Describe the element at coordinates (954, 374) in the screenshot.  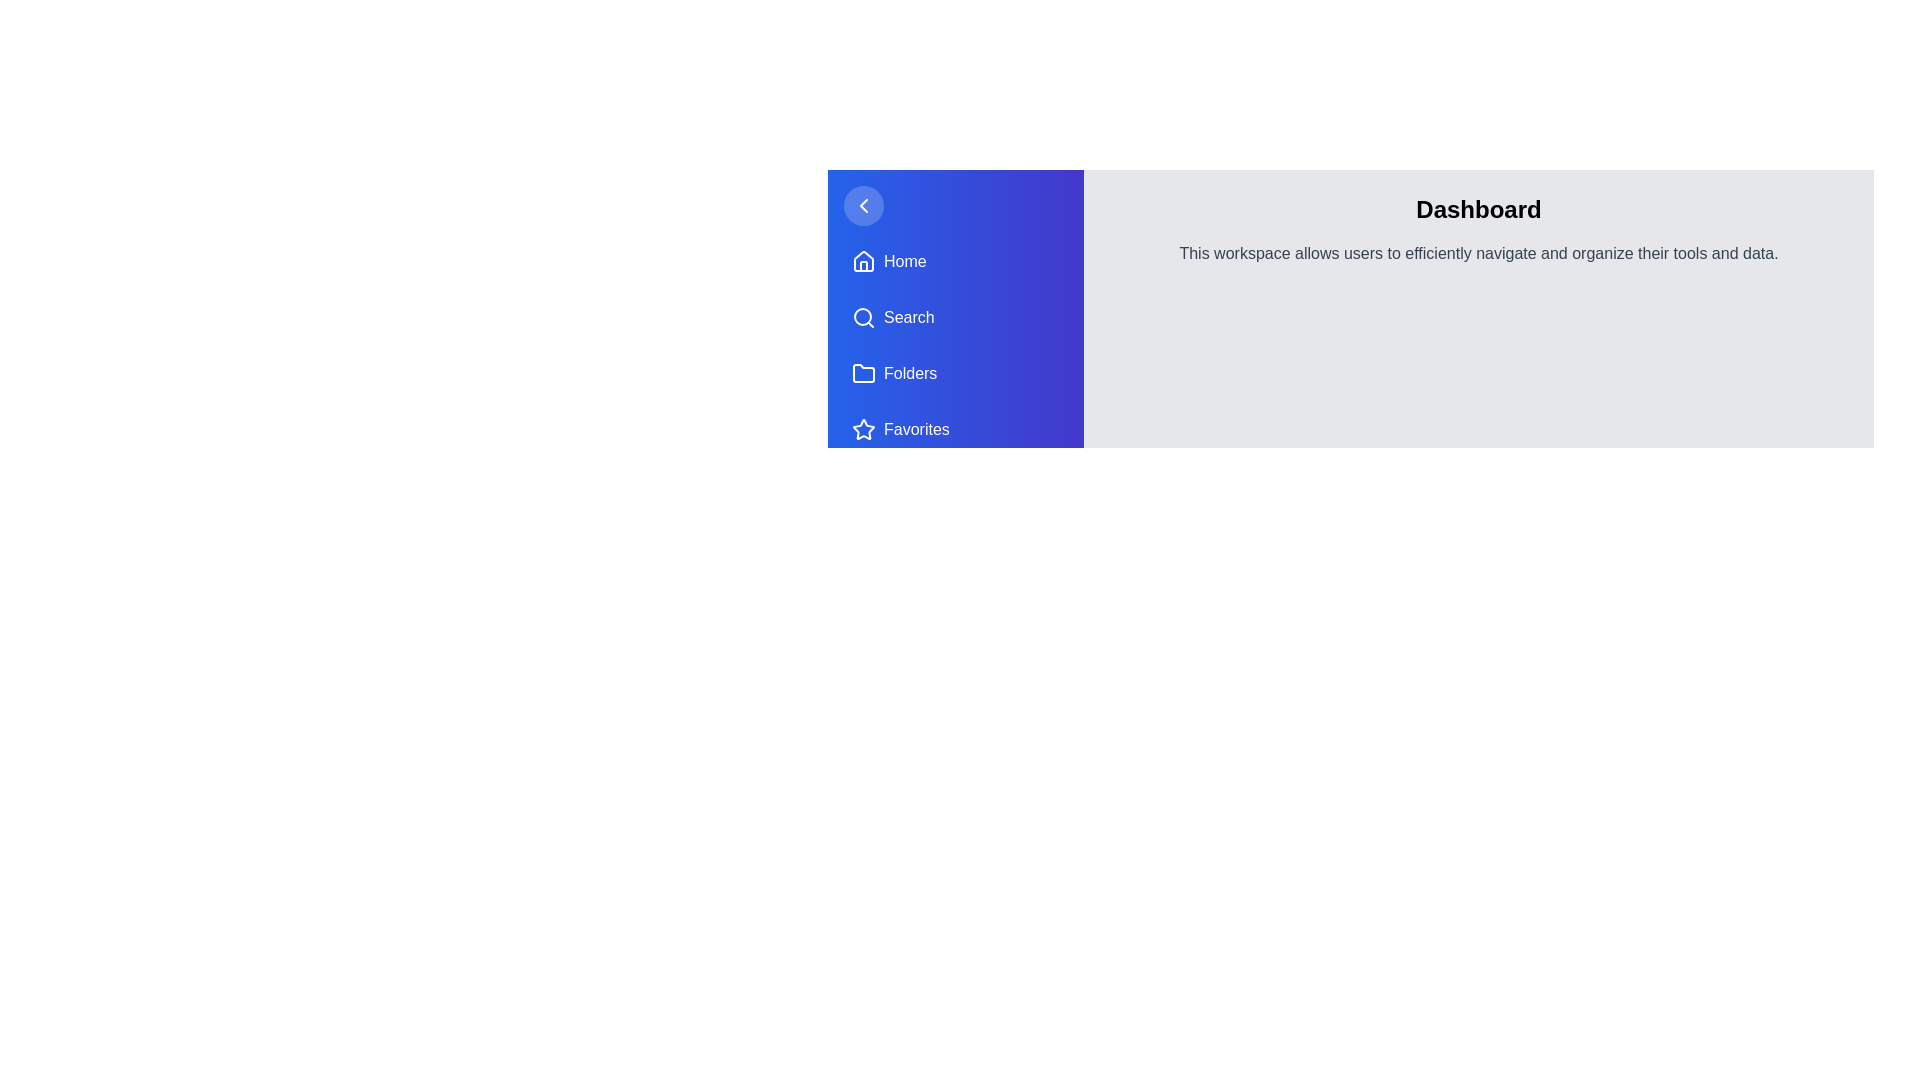
I see `the navigation item Folders from the drawer` at that location.